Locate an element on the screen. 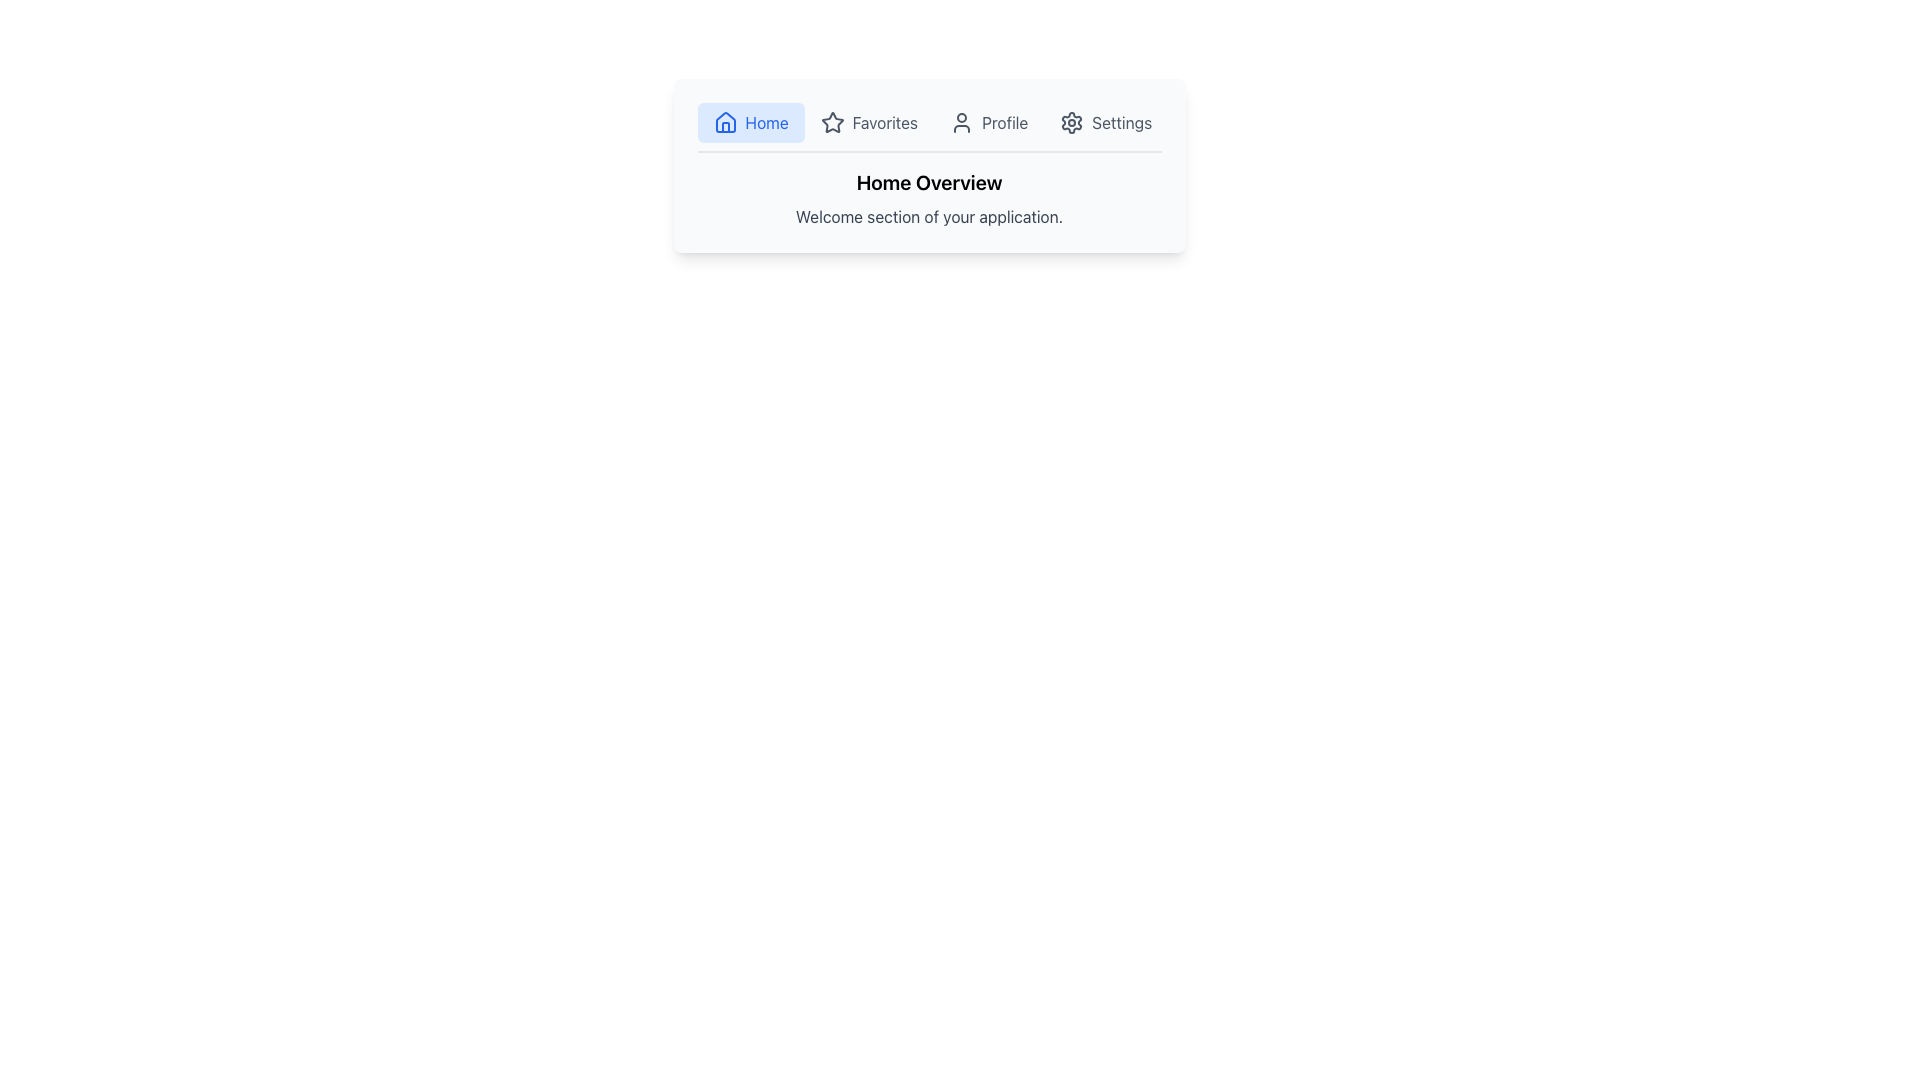 This screenshot has width=1920, height=1080. the 'Favorites' navigation button located at the top-center of the layout is located at coordinates (869, 123).